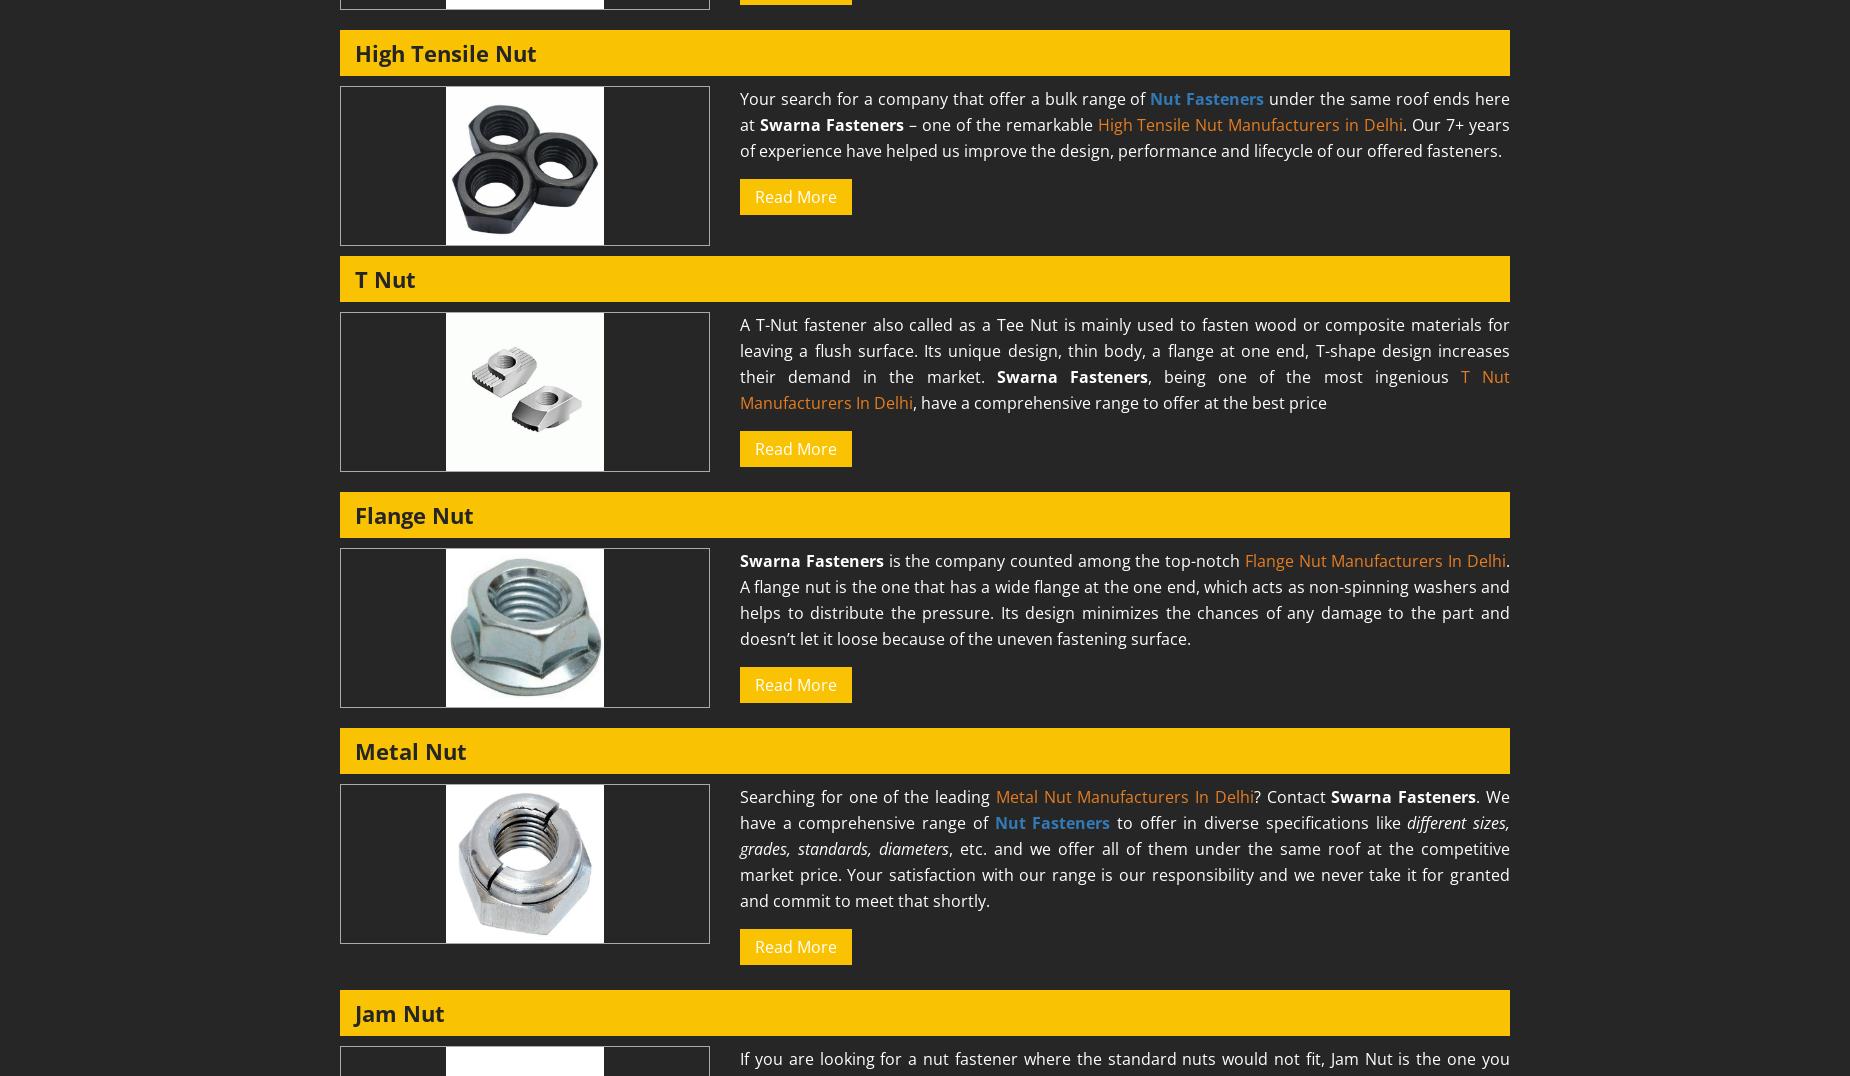 This screenshot has width=1850, height=1076. I want to click on 'under the same roof ends here at', so click(740, 111).